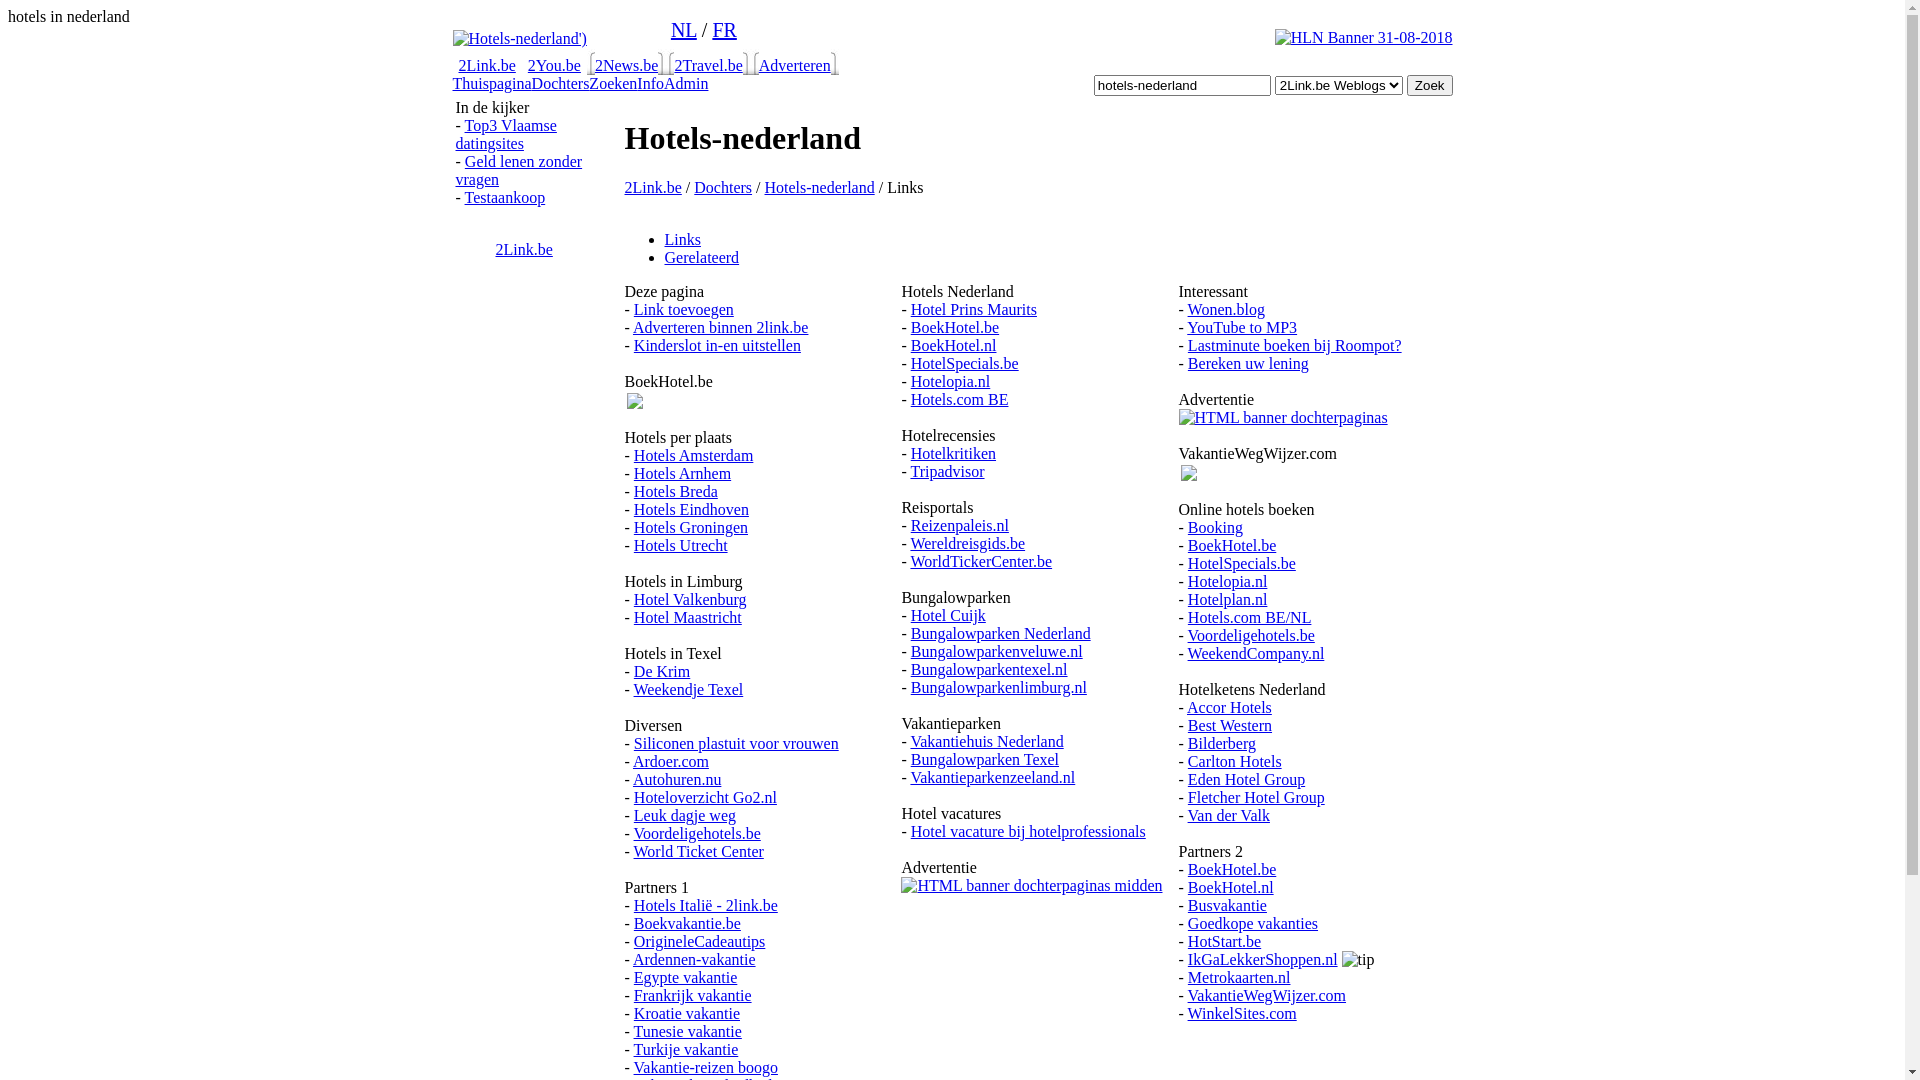 The width and height of the screenshot is (1920, 1080). I want to click on 'Hotels Arnhem', so click(682, 473).